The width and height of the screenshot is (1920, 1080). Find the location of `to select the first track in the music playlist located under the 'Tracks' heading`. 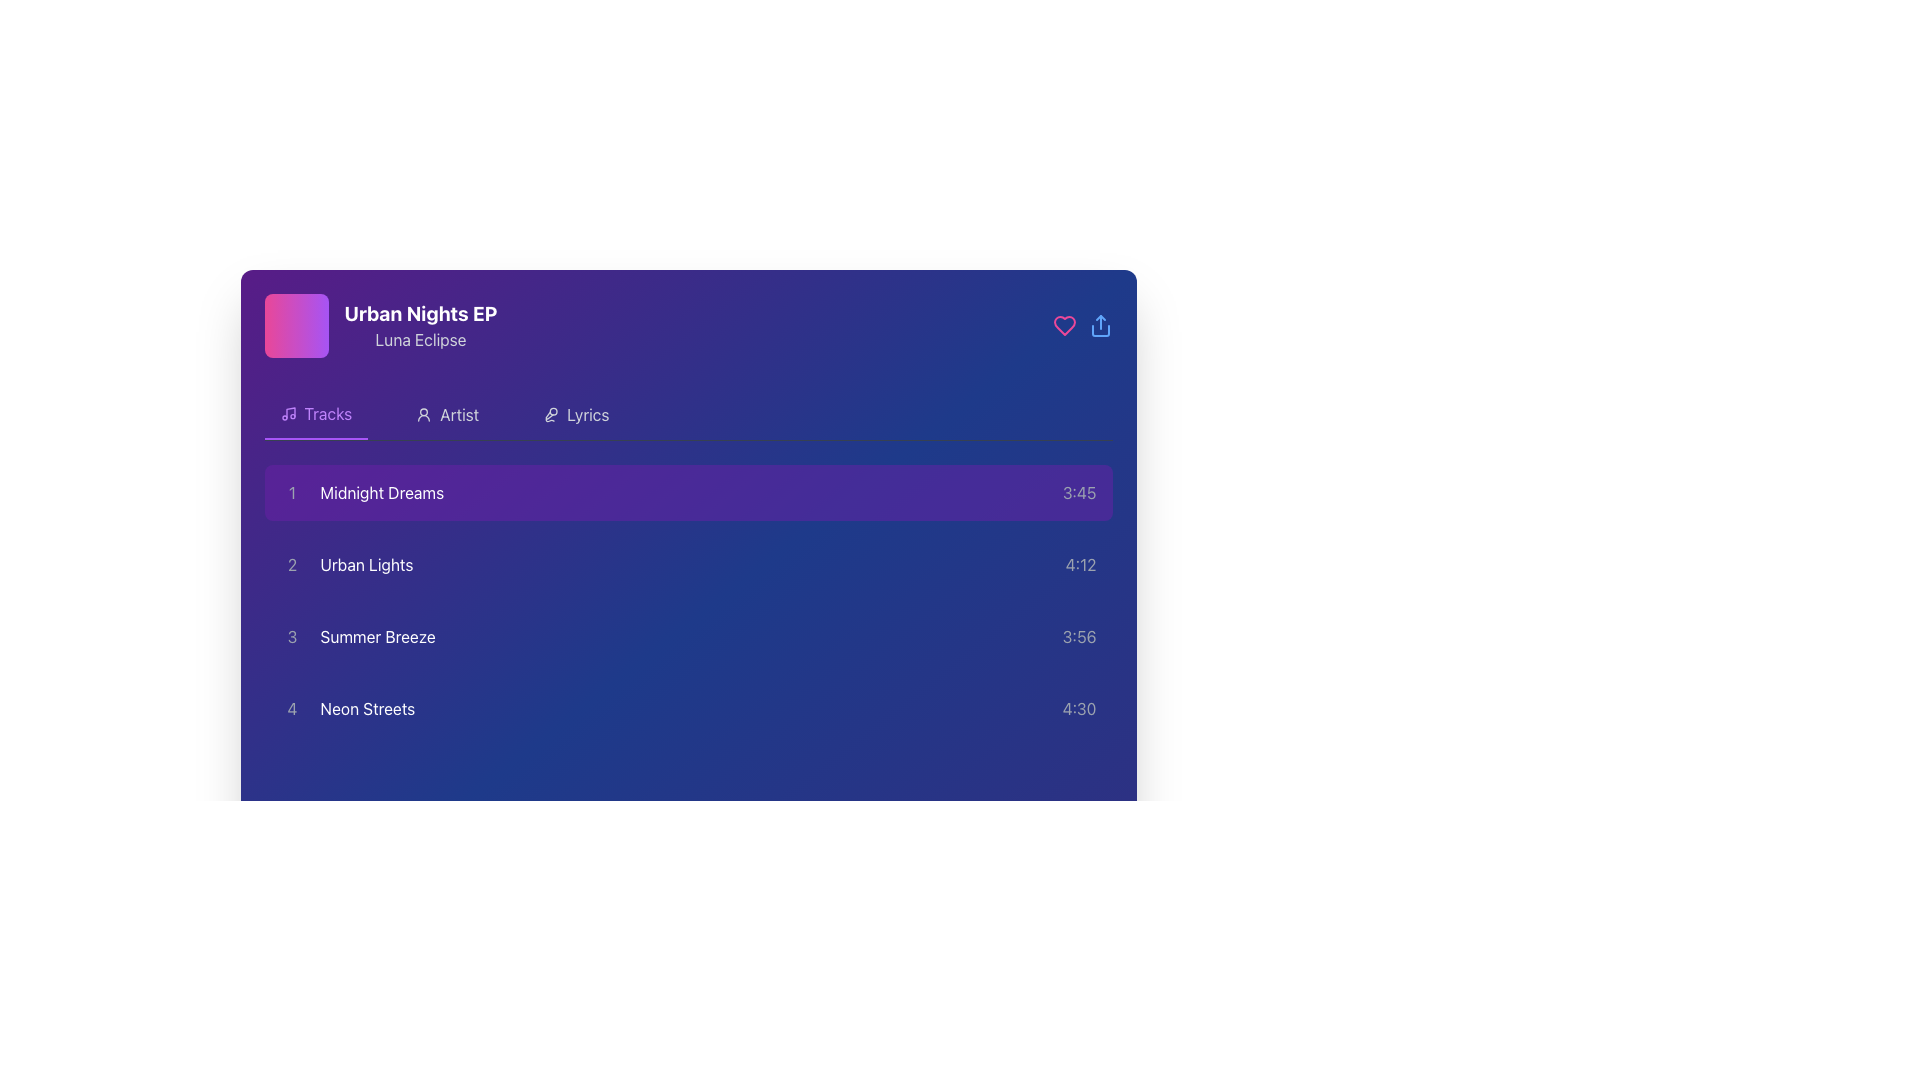

to select the first track in the music playlist located under the 'Tracks' heading is located at coordinates (362, 493).